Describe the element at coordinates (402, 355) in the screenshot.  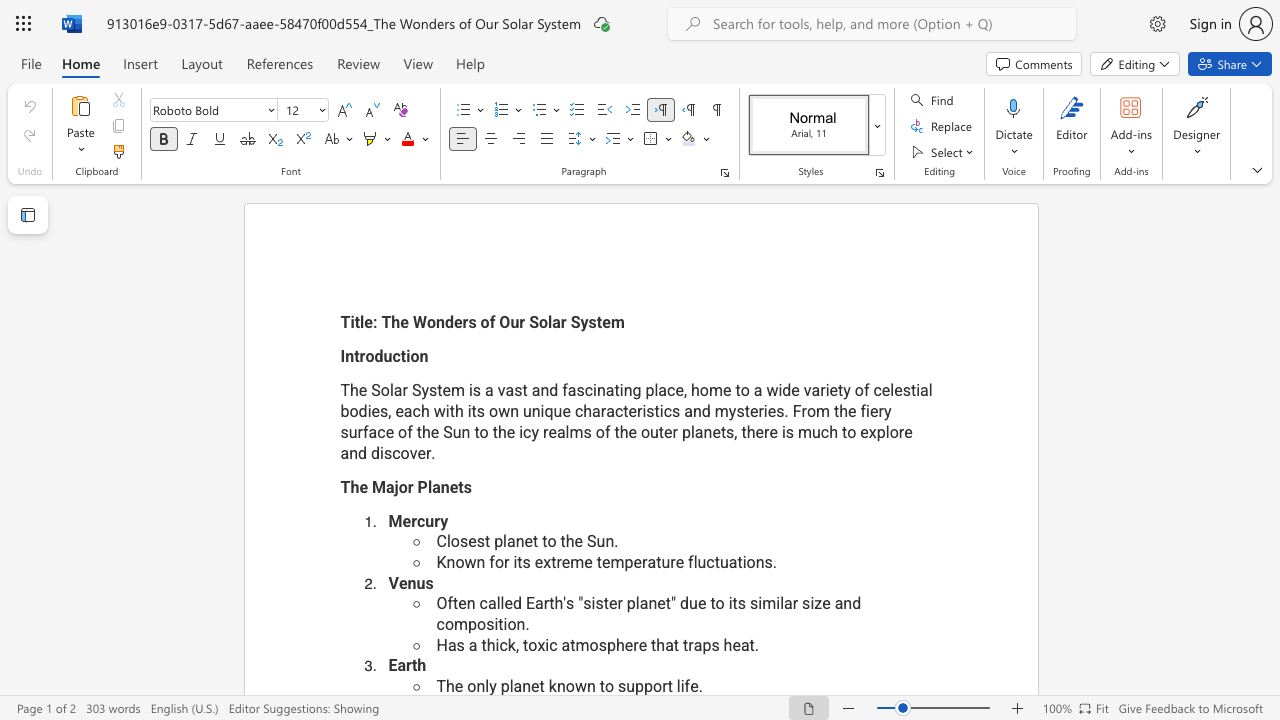
I see `the 2th character "t" in the text` at that location.